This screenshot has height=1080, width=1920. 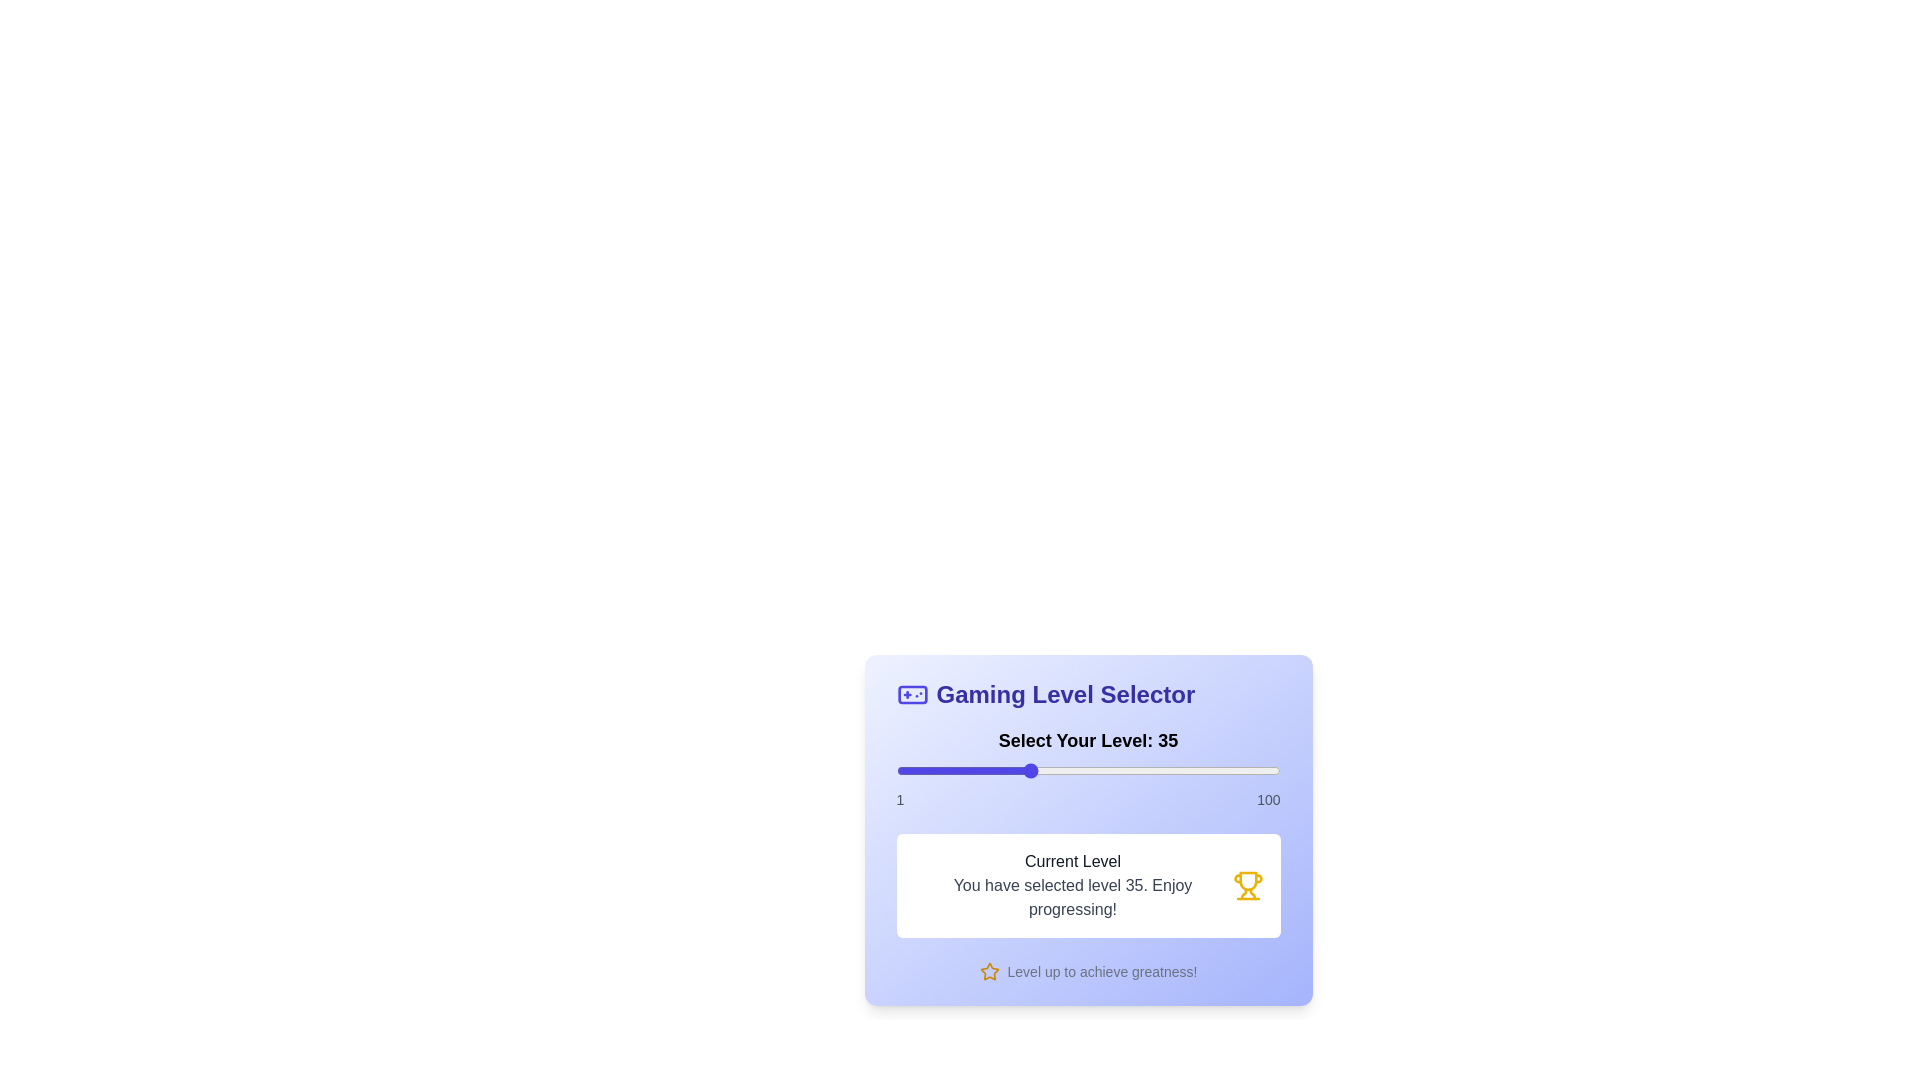 I want to click on the gaming level, so click(x=1046, y=770).